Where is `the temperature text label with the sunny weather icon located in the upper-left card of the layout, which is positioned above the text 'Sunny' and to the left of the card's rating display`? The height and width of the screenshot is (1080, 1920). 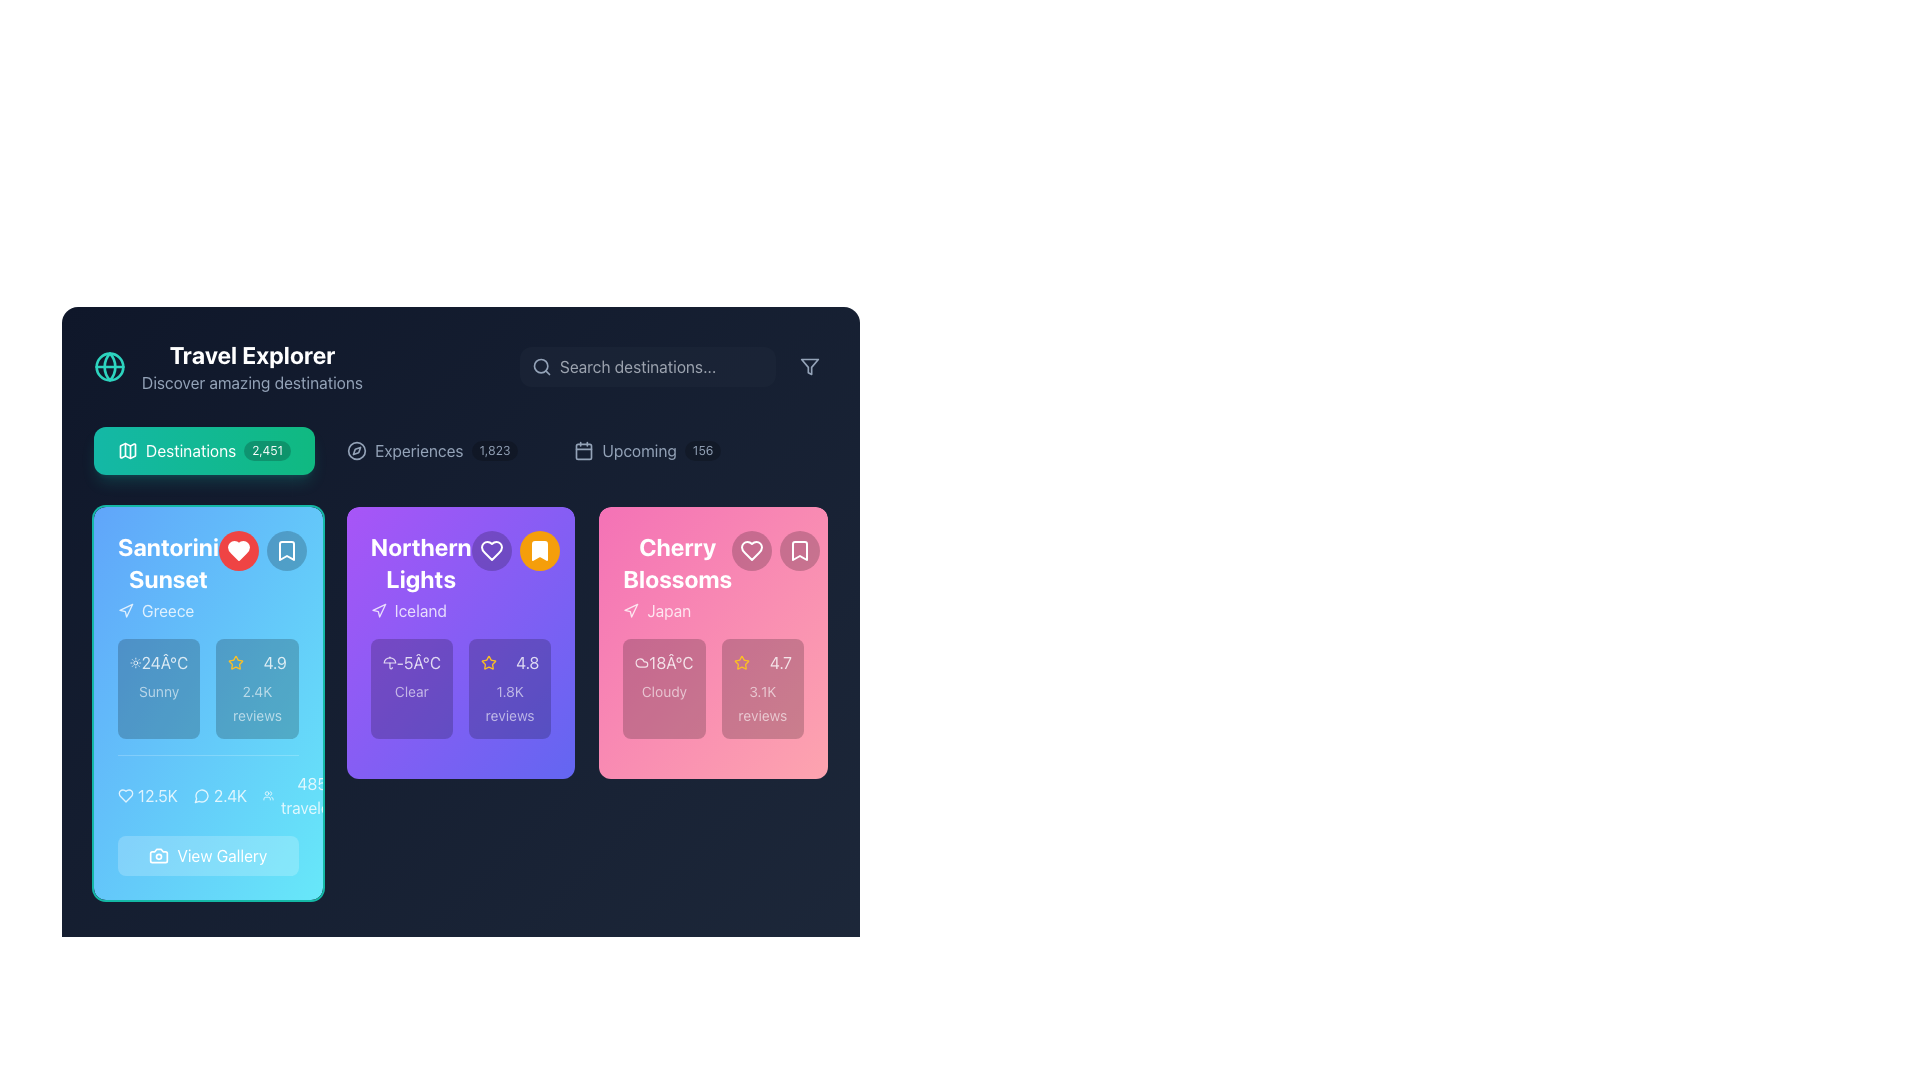 the temperature text label with the sunny weather icon located in the upper-left card of the layout, which is positioned above the text 'Sunny' and to the left of the card's rating display is located at coordinates (158, 663).